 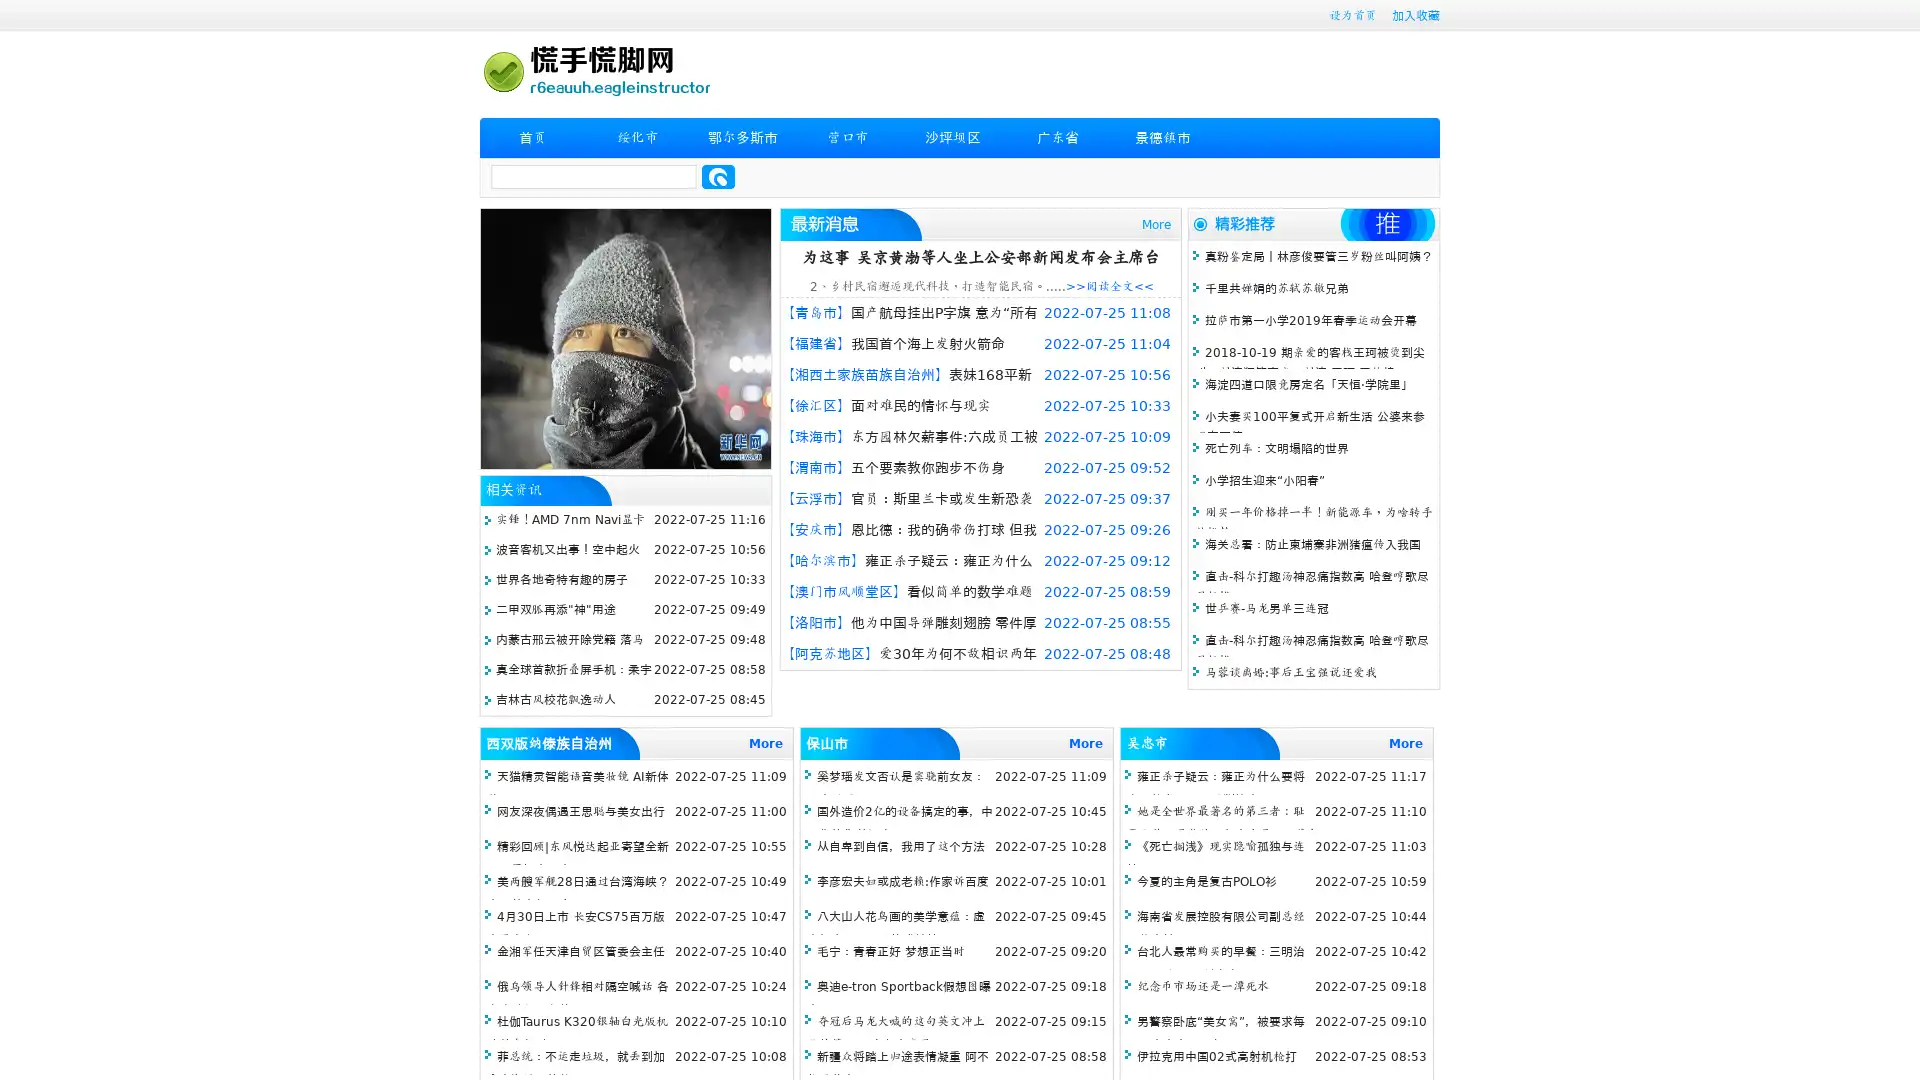 I want to click on Search, so click(x=718, y=176).